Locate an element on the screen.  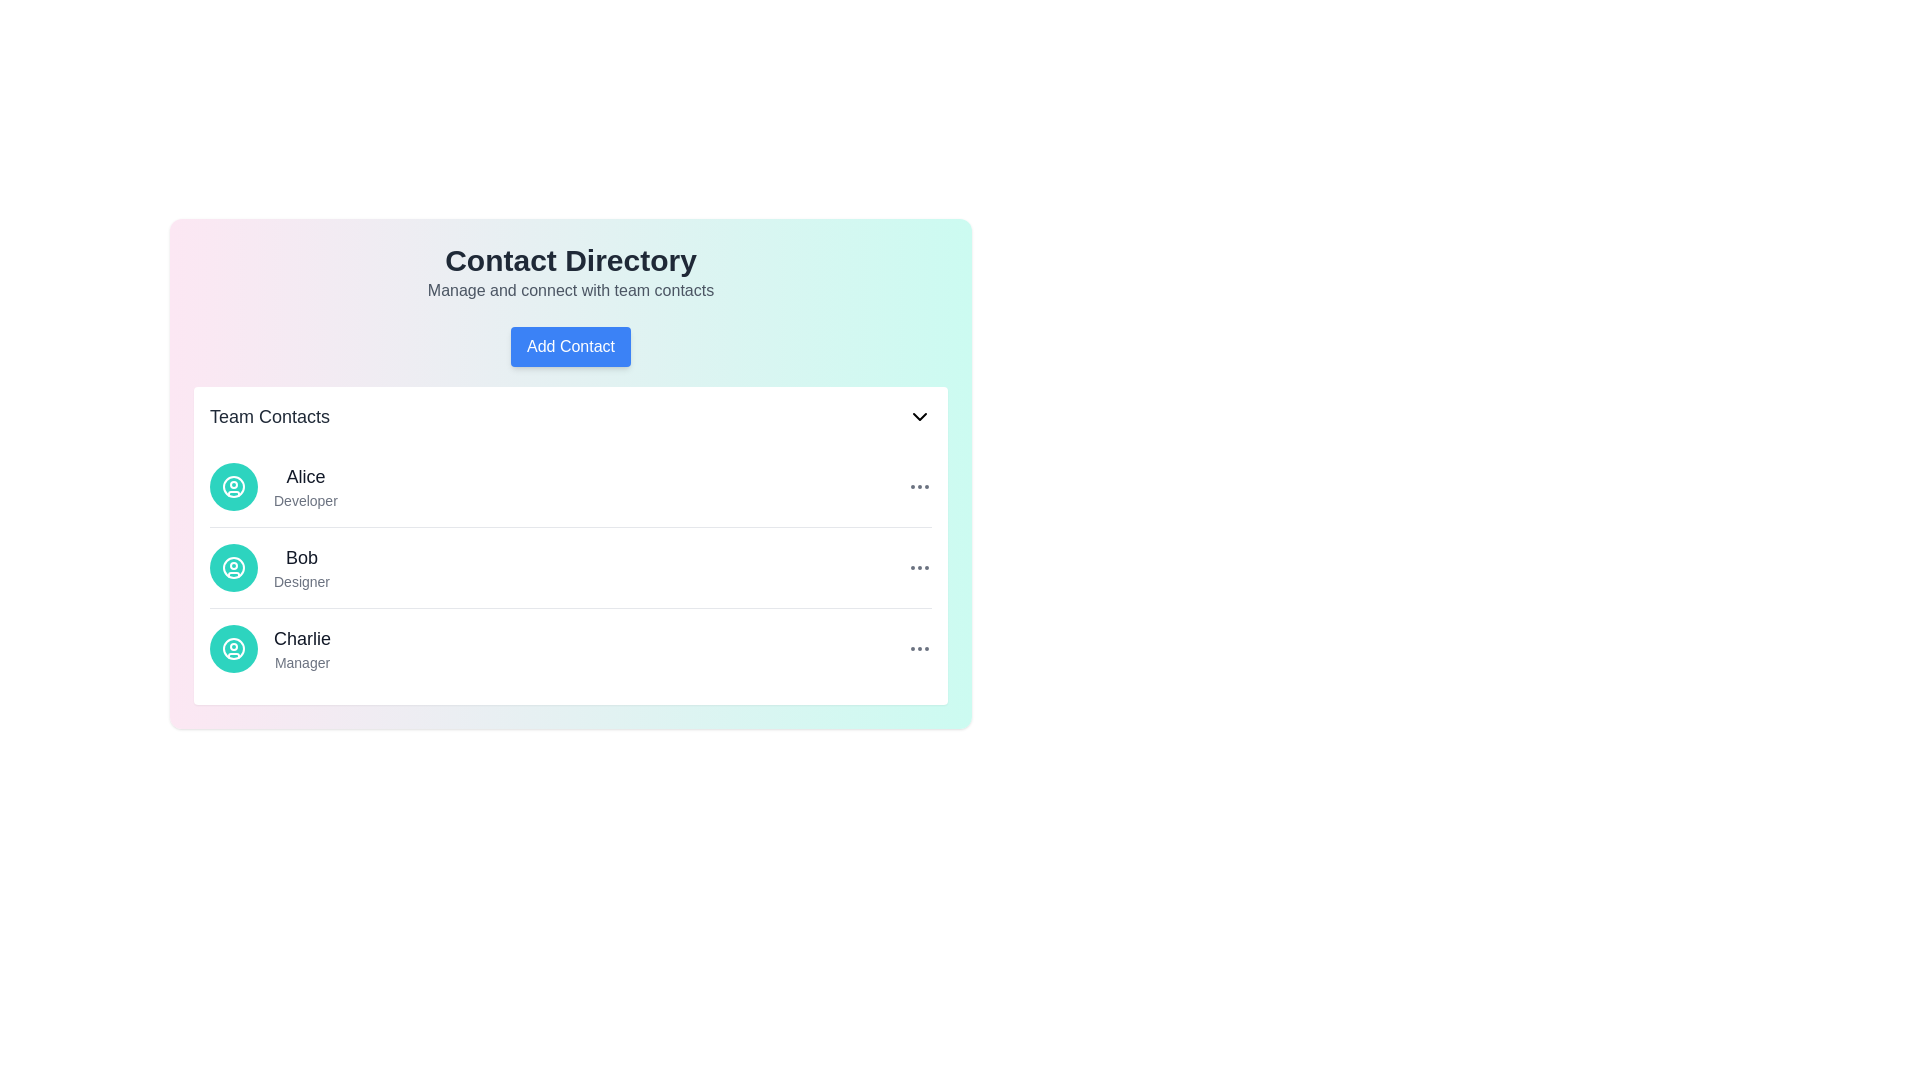
the static text element that reads 'Manage and connect with team contacts', which is positioned below the 'Contact Directory' header and above the 'Add Contact' button is located at coordinates (570, 290).